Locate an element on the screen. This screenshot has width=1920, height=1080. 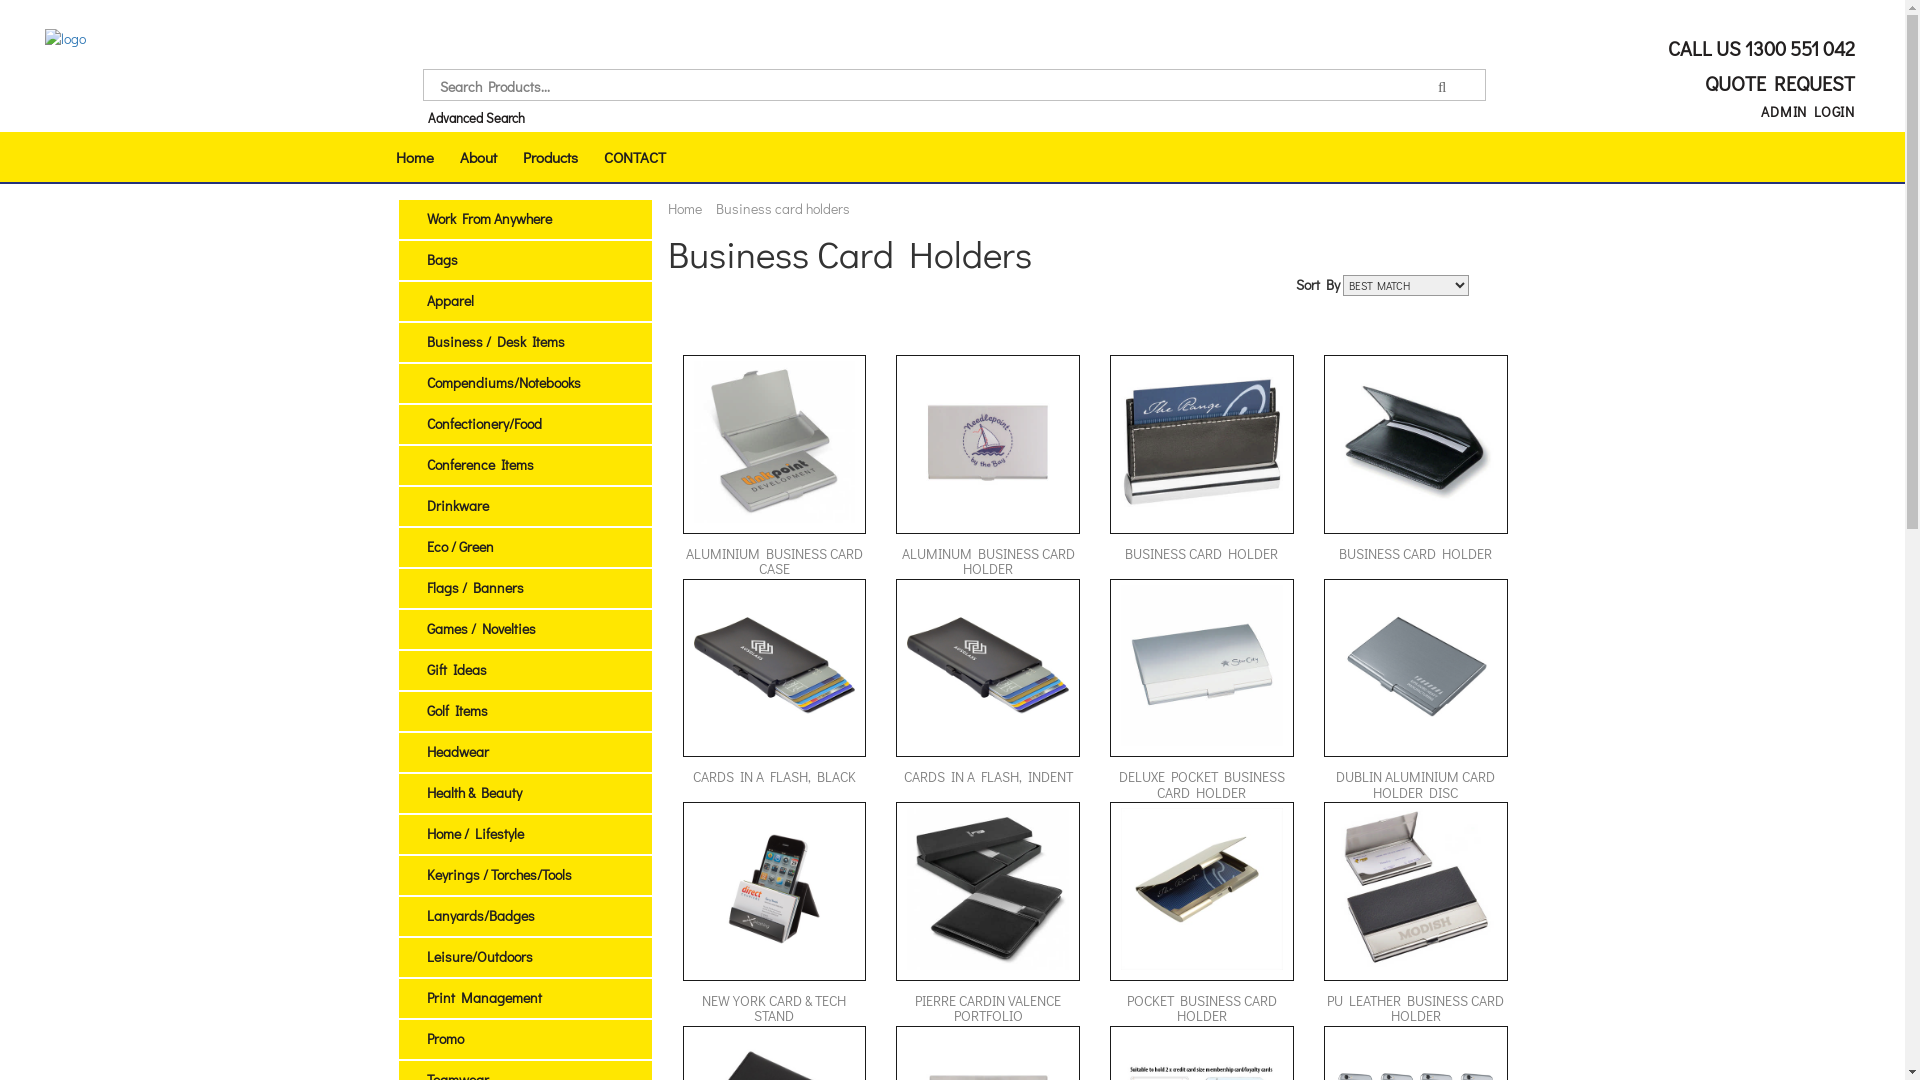
'Lanyards/Badges' is located at coordinates (480, 915).